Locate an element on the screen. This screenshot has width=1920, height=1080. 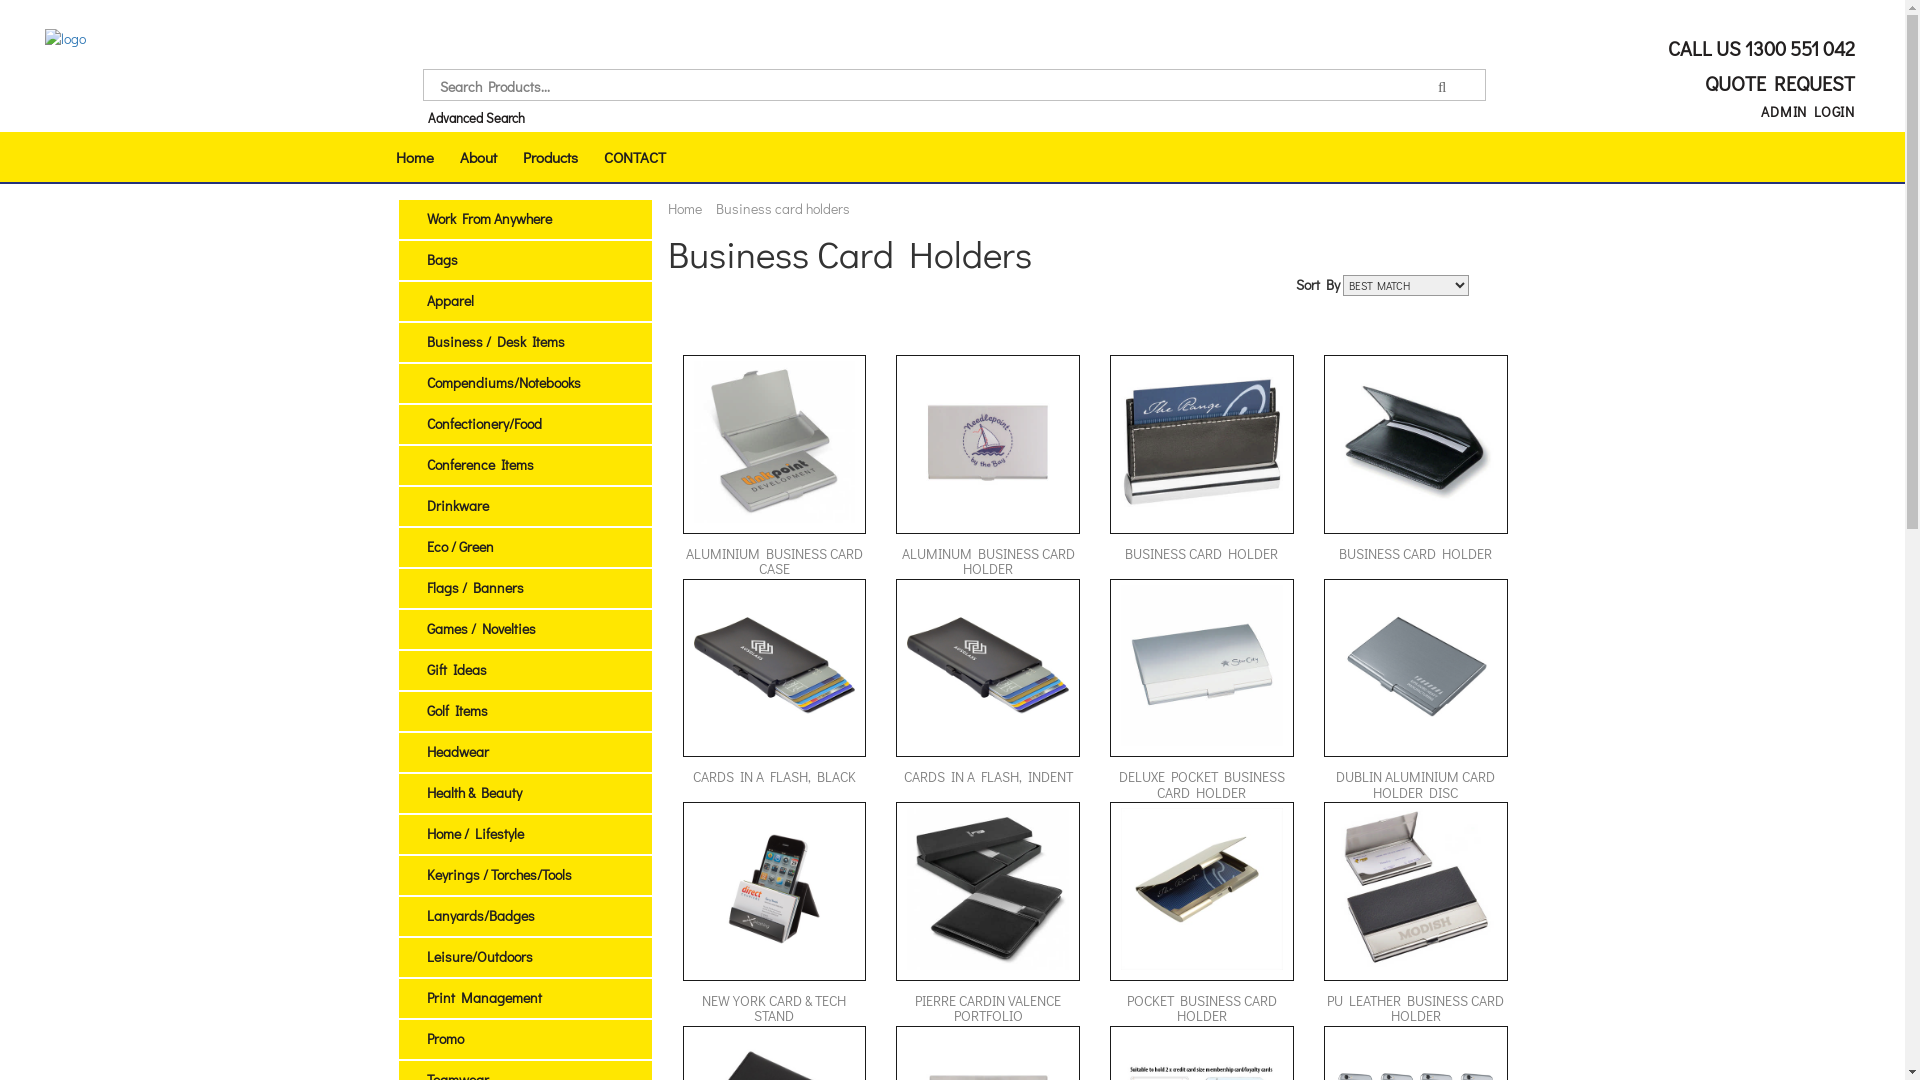
'Lanyards/Badges' is located at coordinates (480, 915).